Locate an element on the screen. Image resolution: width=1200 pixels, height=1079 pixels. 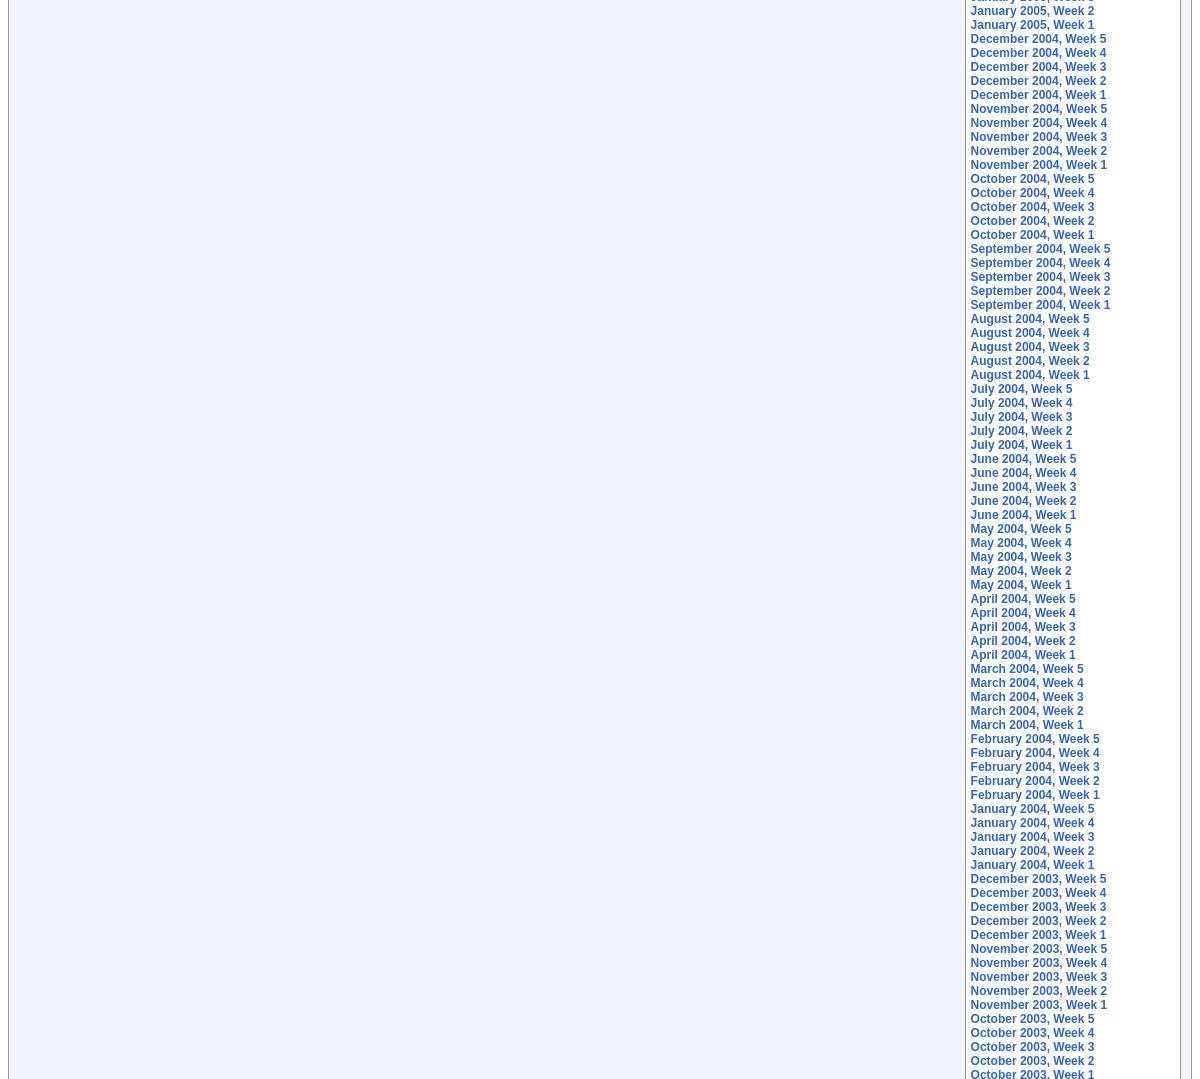
'August 2004, Week 2' is located at coordinates (1029, 361).